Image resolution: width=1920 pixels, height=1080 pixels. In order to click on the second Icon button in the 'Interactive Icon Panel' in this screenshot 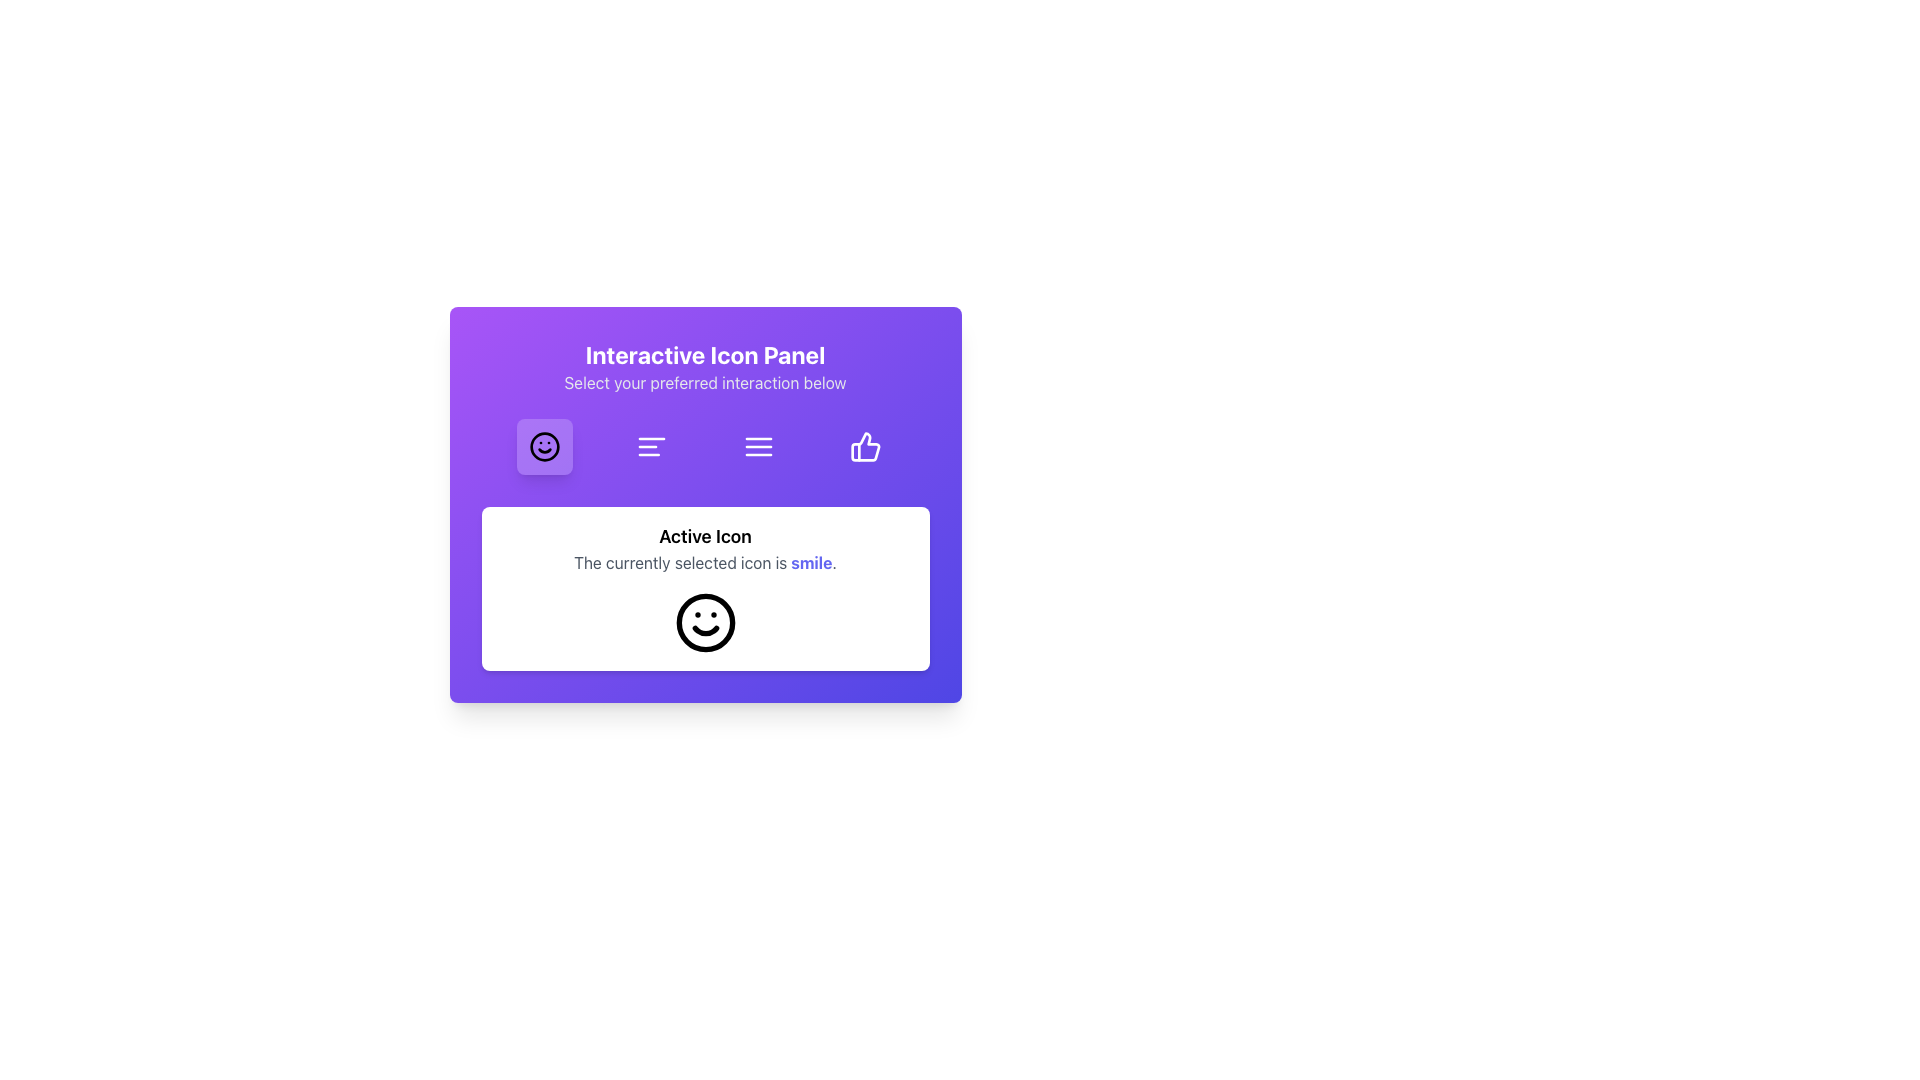, I will do `click(651, 446)`.